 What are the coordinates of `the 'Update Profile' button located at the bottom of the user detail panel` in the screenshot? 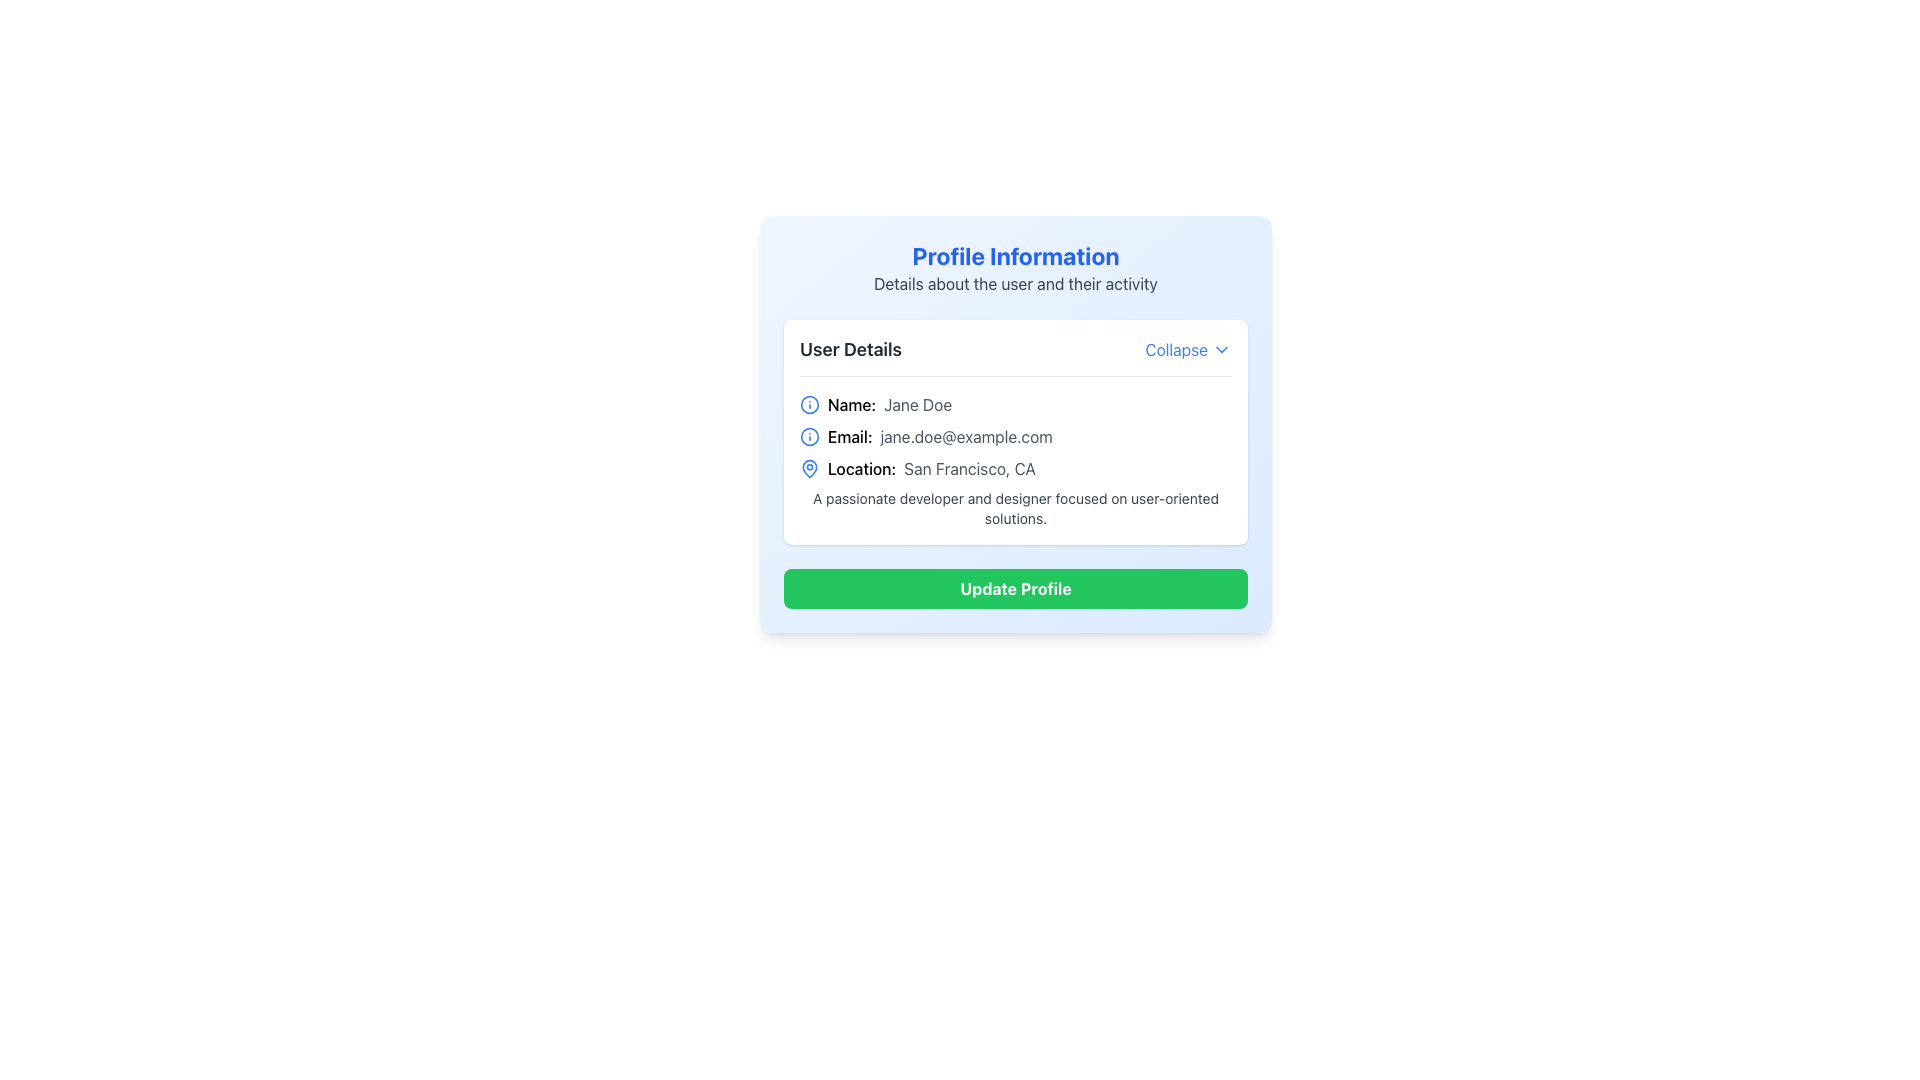 It's located at (1016, 588).